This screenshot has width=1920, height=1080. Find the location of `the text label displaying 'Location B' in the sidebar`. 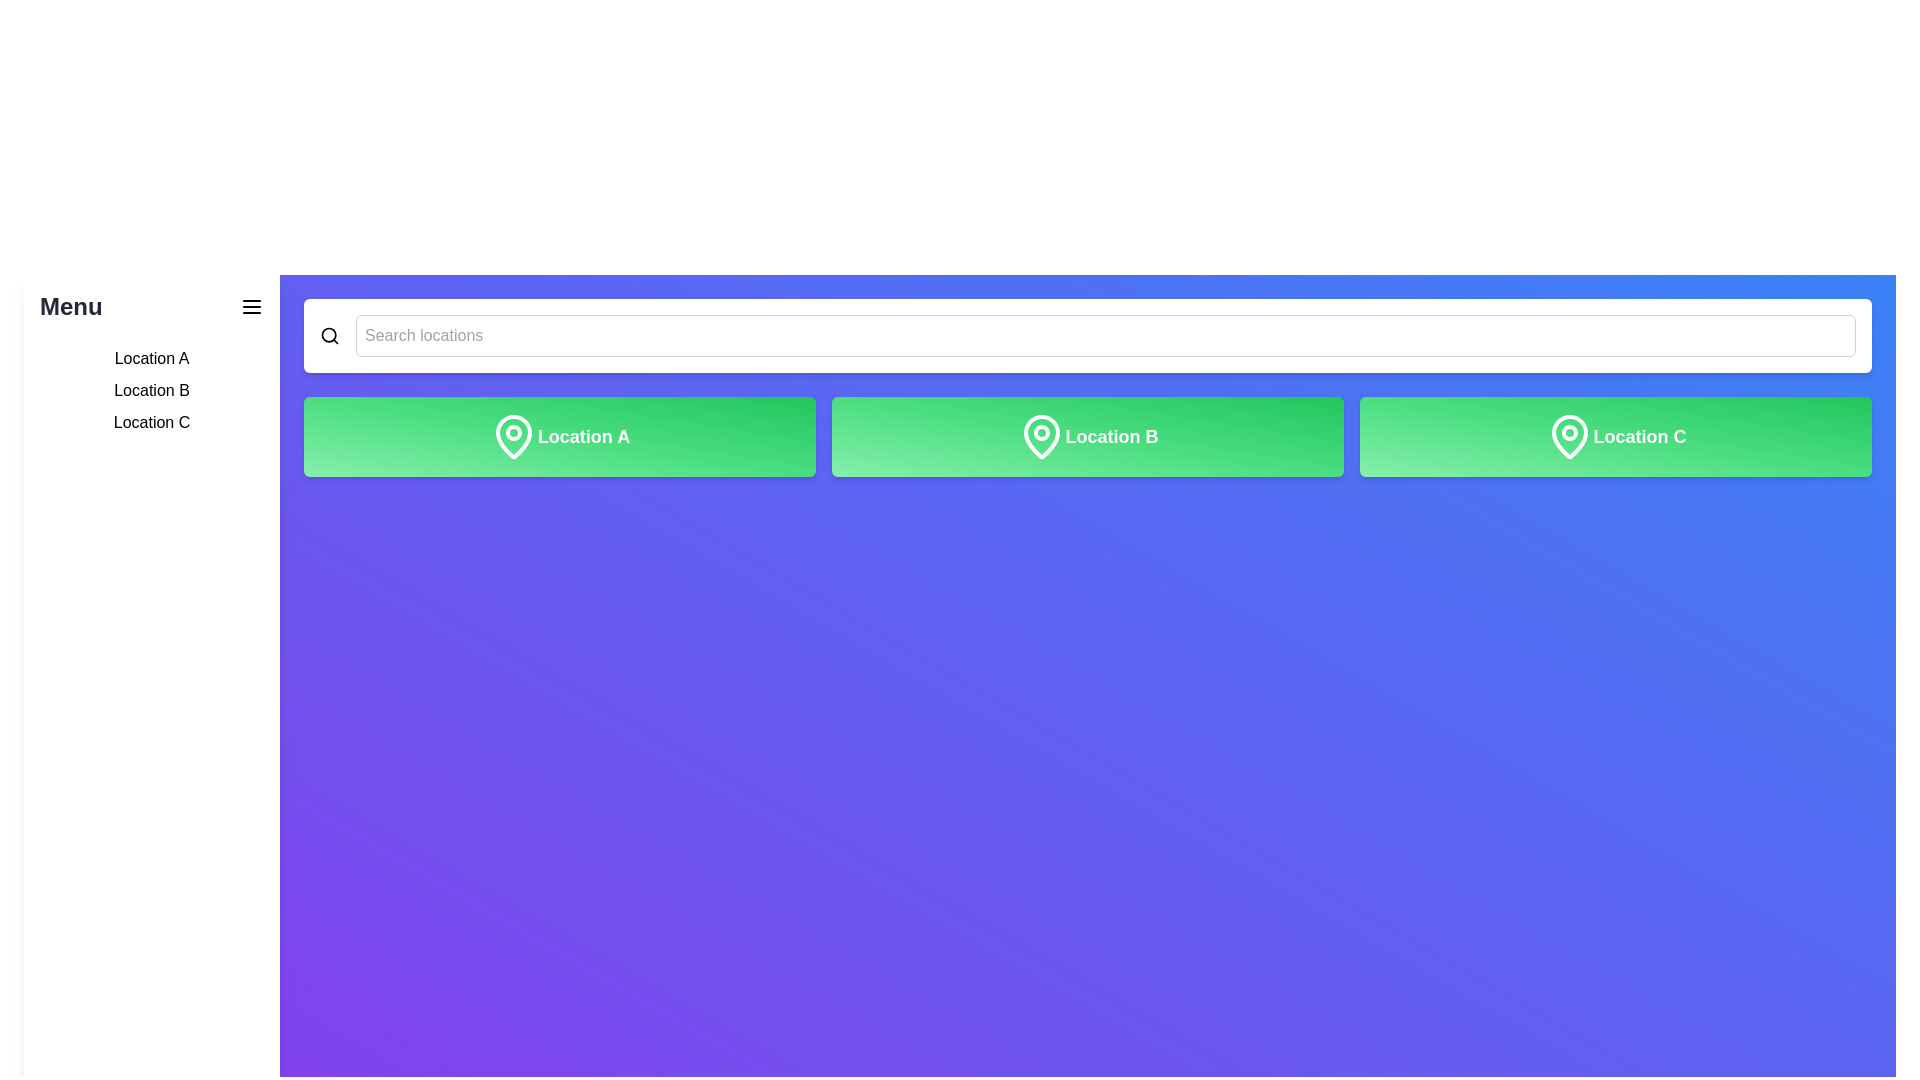

the text label displaying 'Location B' in the sidebar is located at coordinates (151, 390).